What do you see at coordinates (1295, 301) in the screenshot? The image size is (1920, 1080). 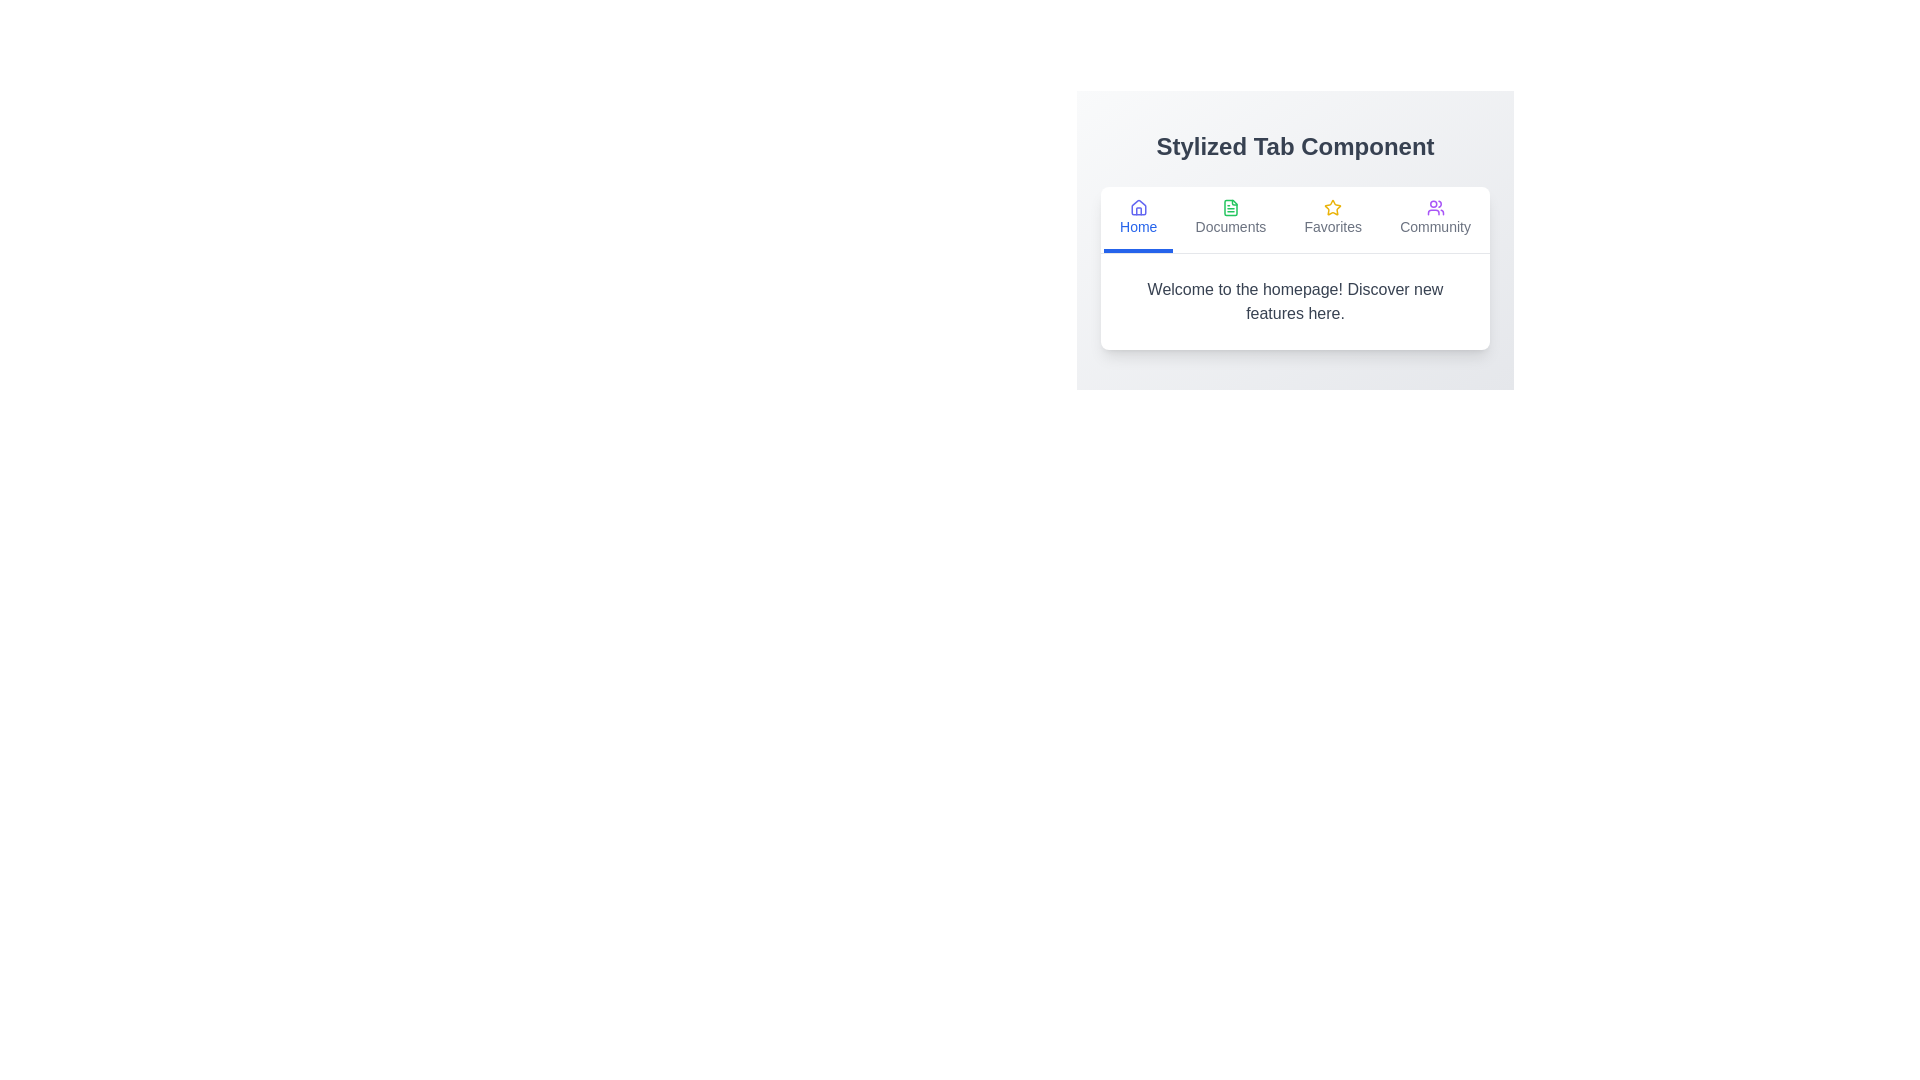 I see `the welcoming message text content that informs users about the homepage and invites them` at bounding box center [1295, 301].